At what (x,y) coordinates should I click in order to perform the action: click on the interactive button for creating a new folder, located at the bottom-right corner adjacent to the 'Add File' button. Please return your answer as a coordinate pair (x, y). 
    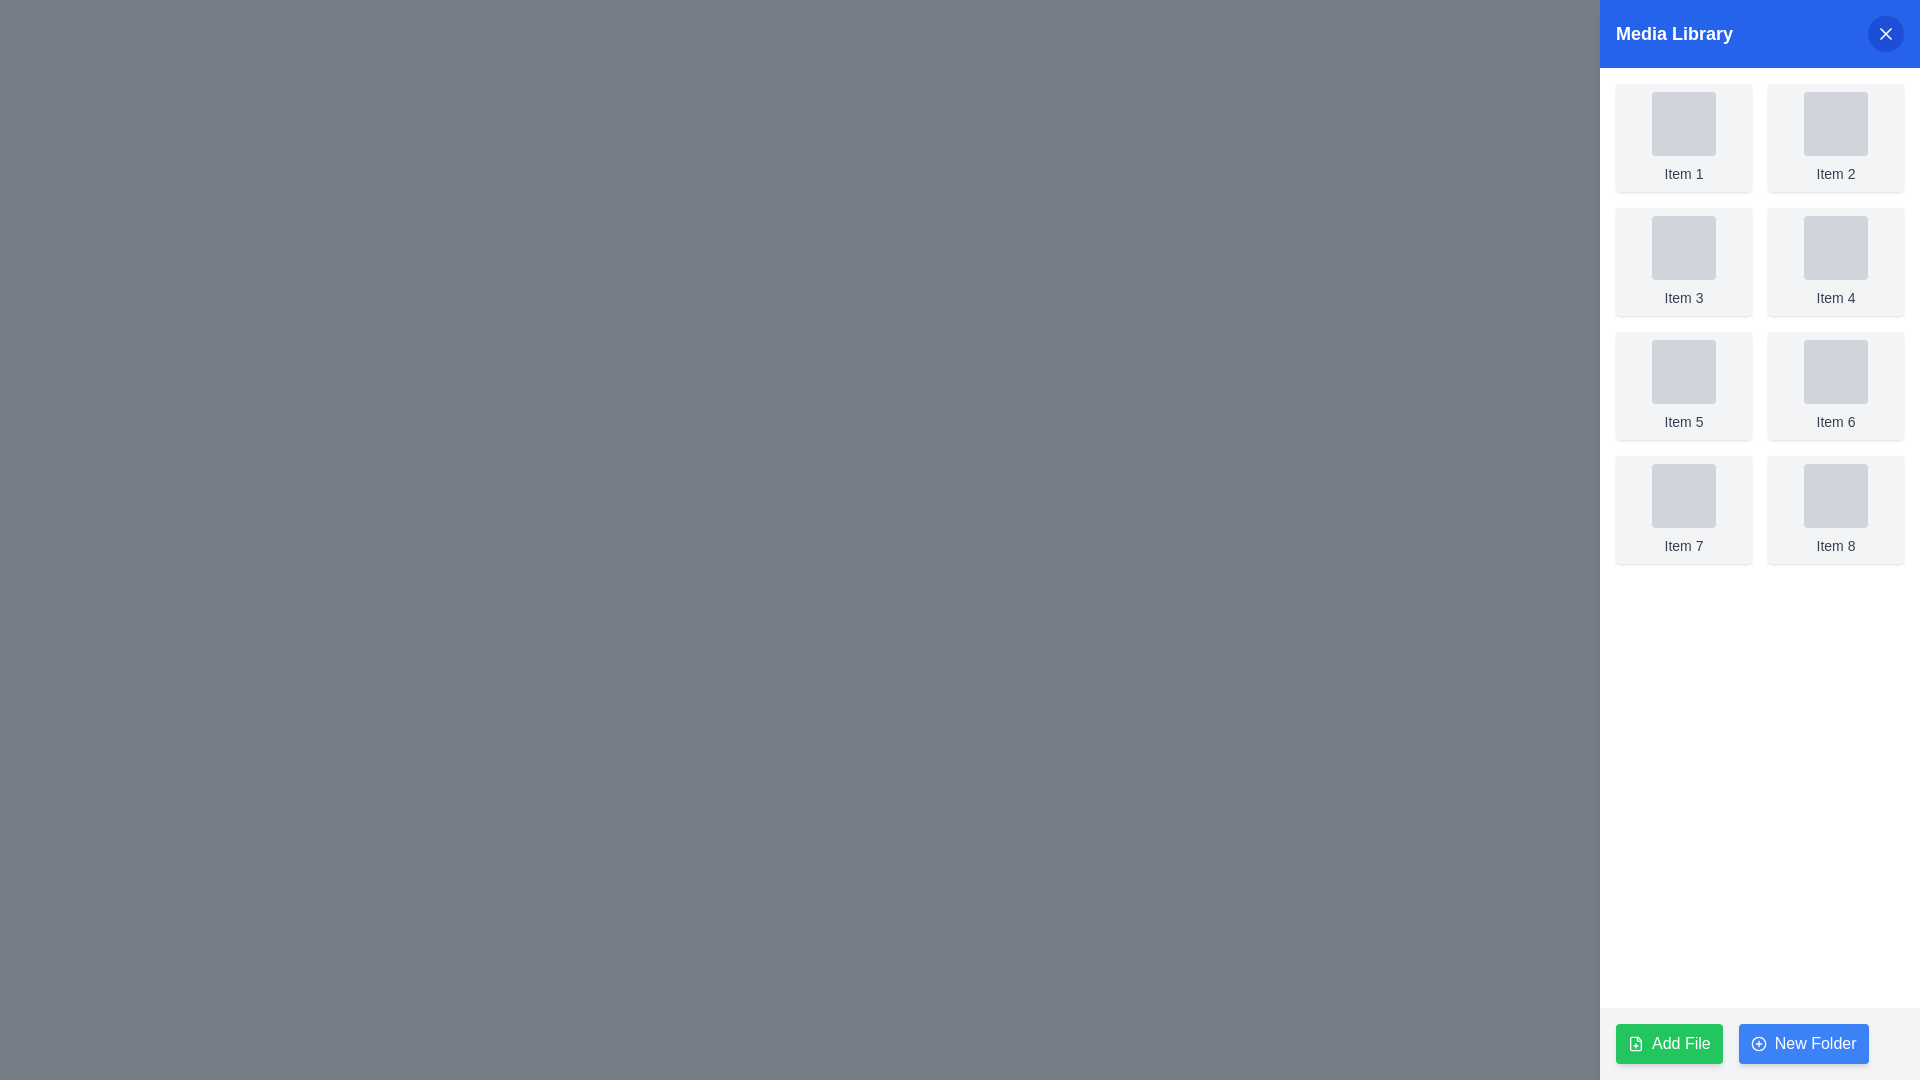
    Looking at the image, I should click on (1803, 1043).